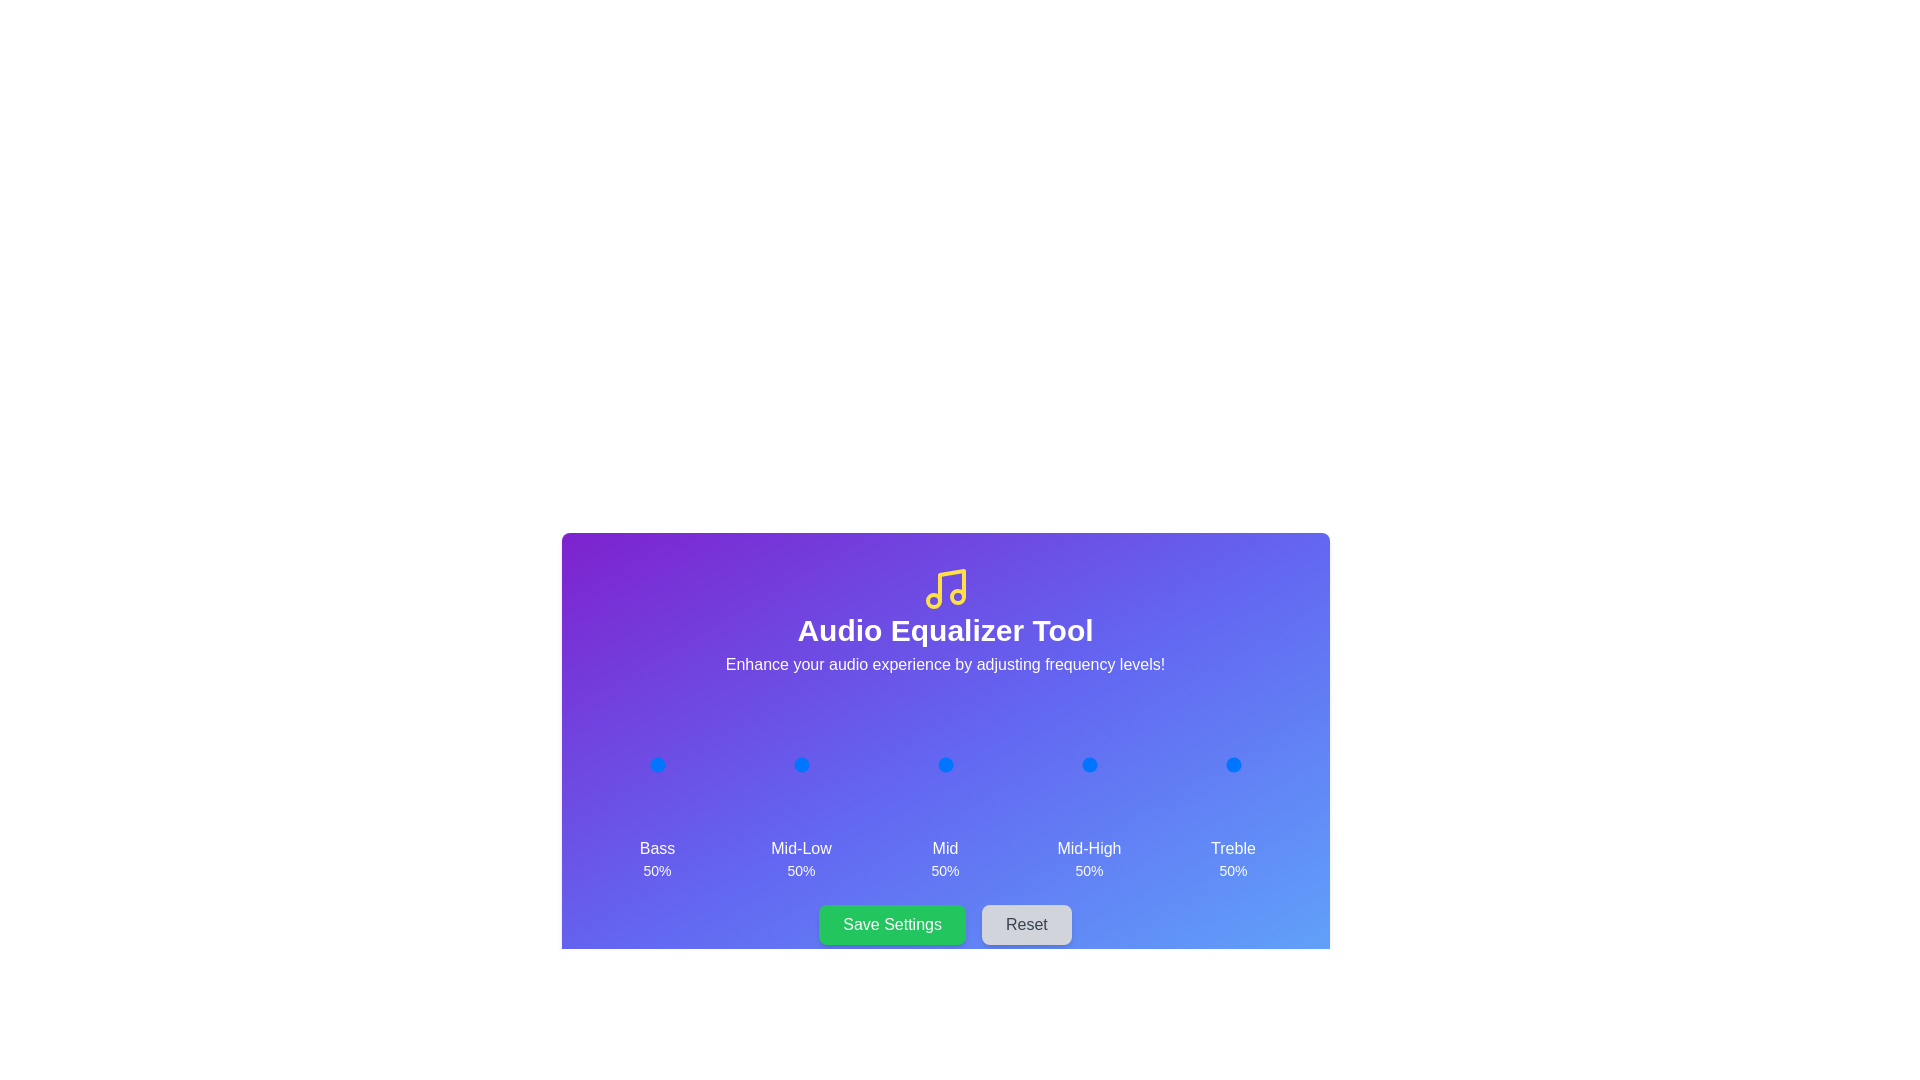 This screenshot has width=1920, height=1080. I want to click on the 2 slider to 27%, so click(929, 764).